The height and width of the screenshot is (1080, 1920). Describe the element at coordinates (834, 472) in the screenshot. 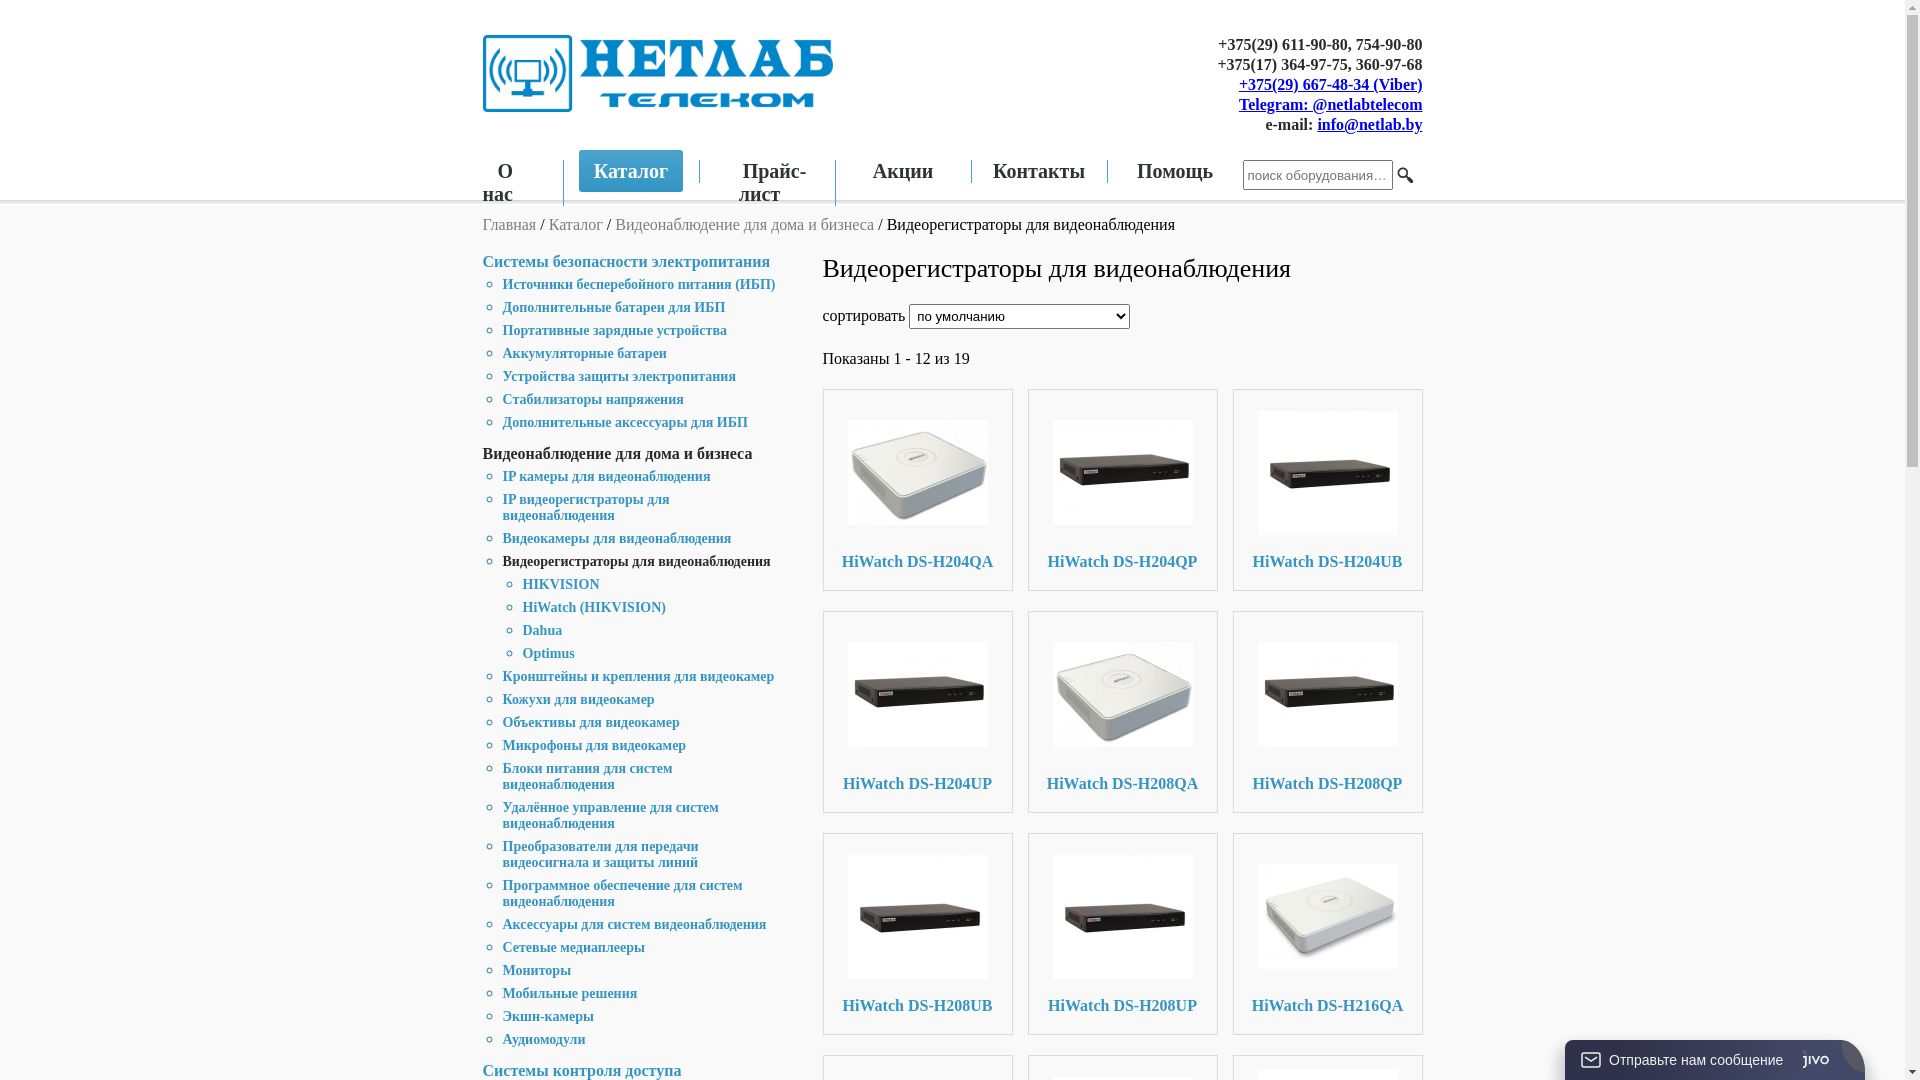

I see `'HiWatch DS-H204QA'` at that location.